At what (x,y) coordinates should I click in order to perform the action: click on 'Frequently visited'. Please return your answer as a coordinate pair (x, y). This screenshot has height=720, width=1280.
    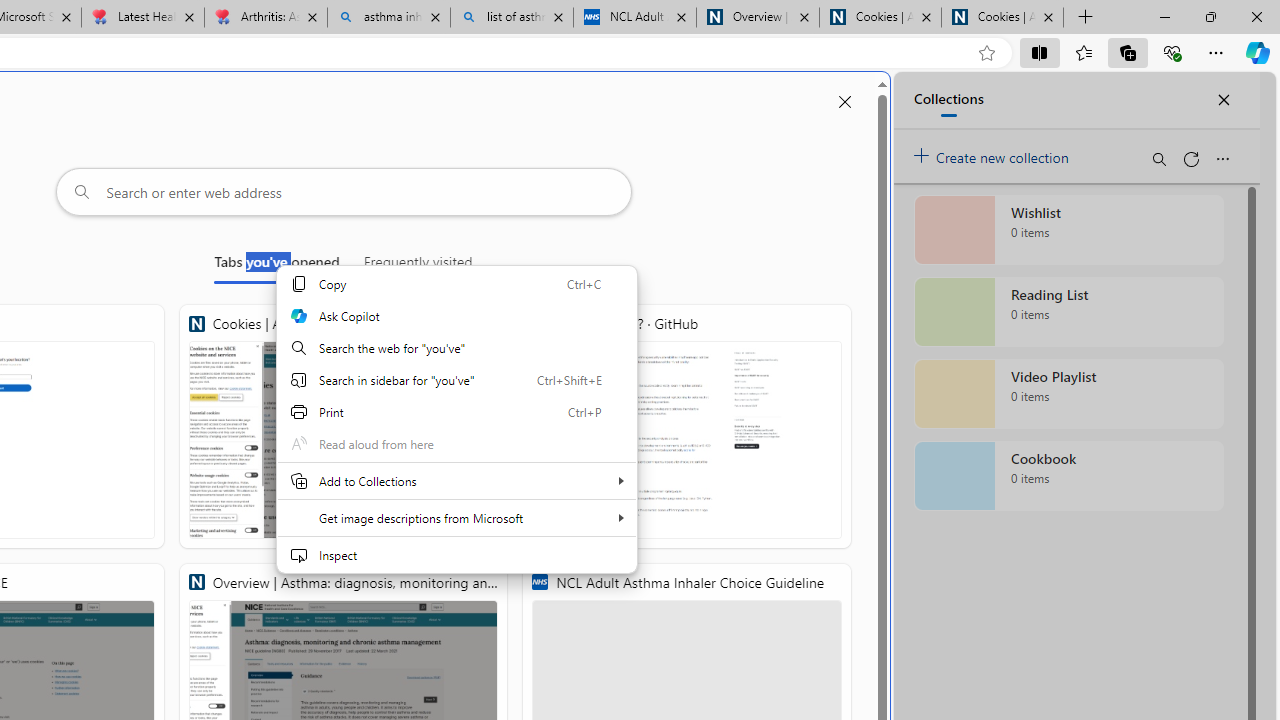
    Looking at the image, I should click on (417, 265).